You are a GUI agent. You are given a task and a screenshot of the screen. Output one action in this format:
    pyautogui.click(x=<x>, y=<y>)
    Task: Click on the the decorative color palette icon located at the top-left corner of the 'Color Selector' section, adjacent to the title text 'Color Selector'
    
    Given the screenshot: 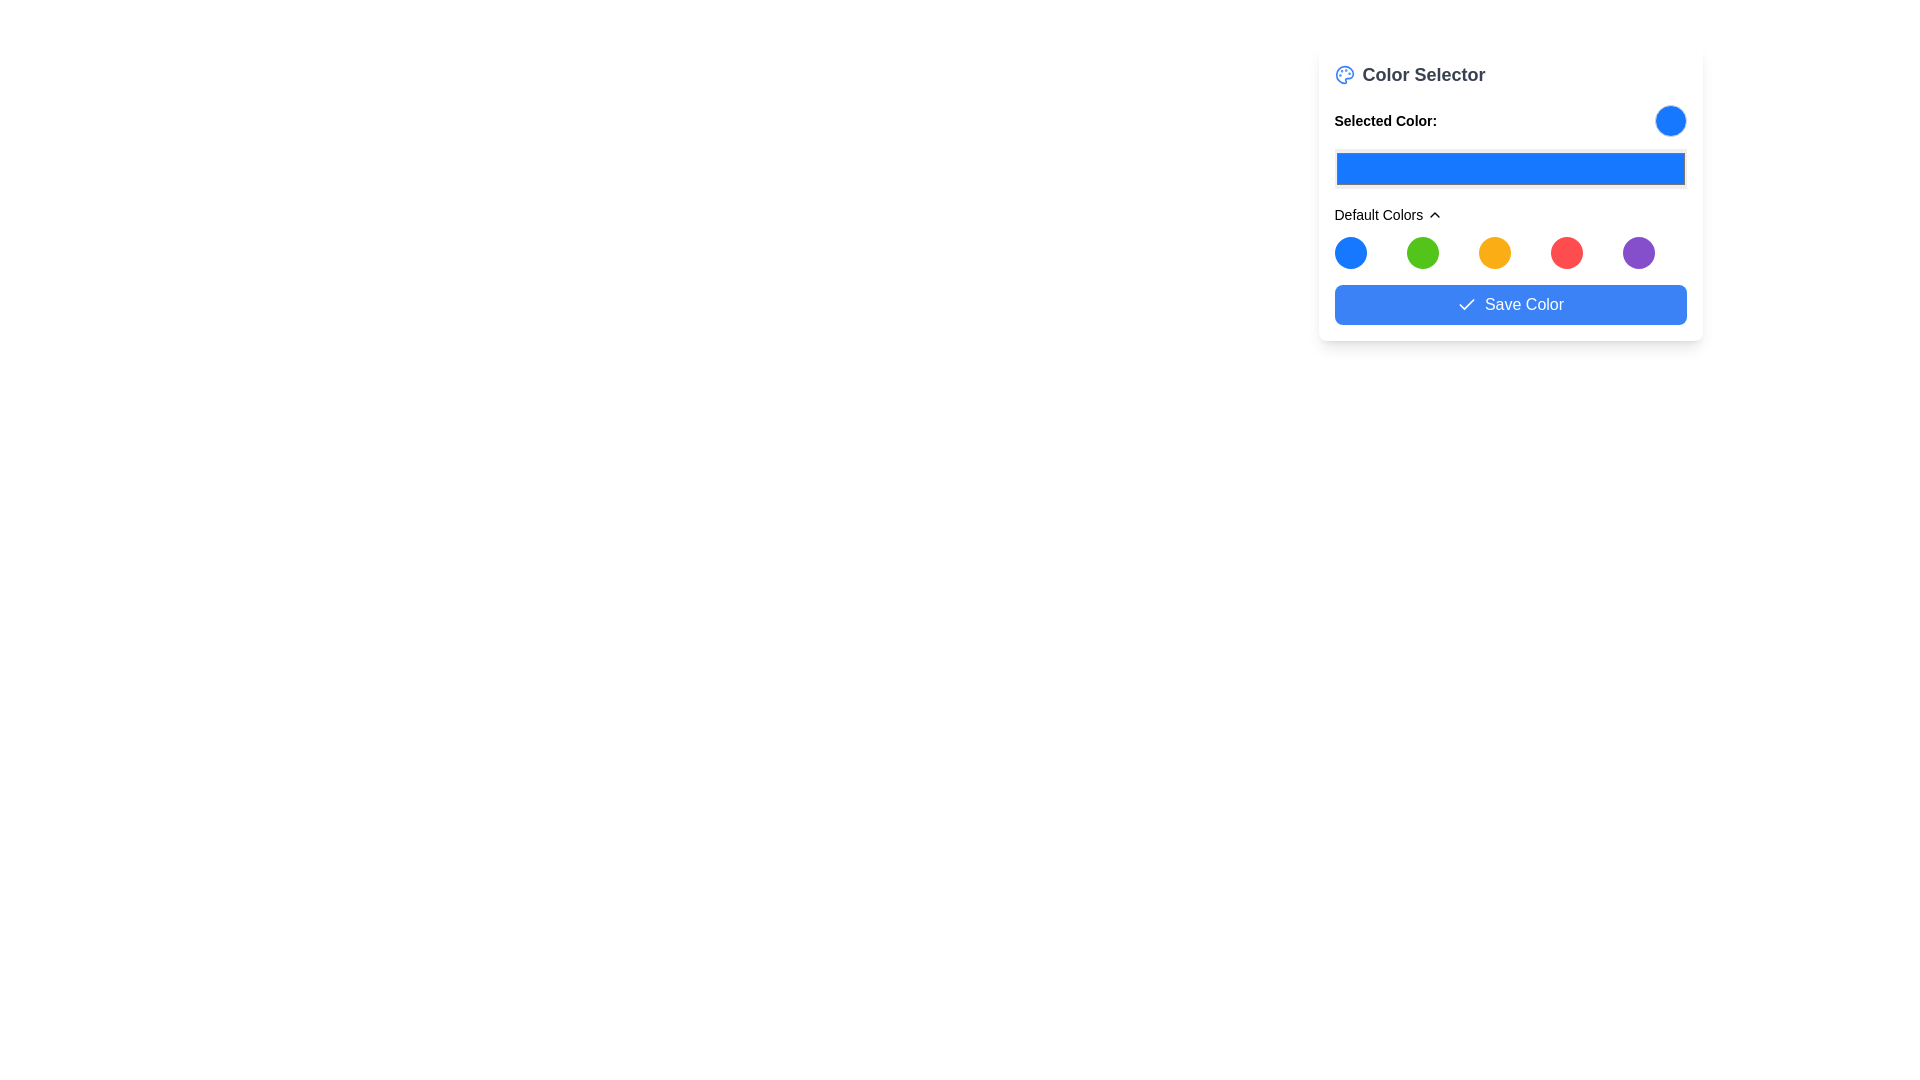 What is the action you would take?
    pyautogui.click(x=1344, y=73)
    